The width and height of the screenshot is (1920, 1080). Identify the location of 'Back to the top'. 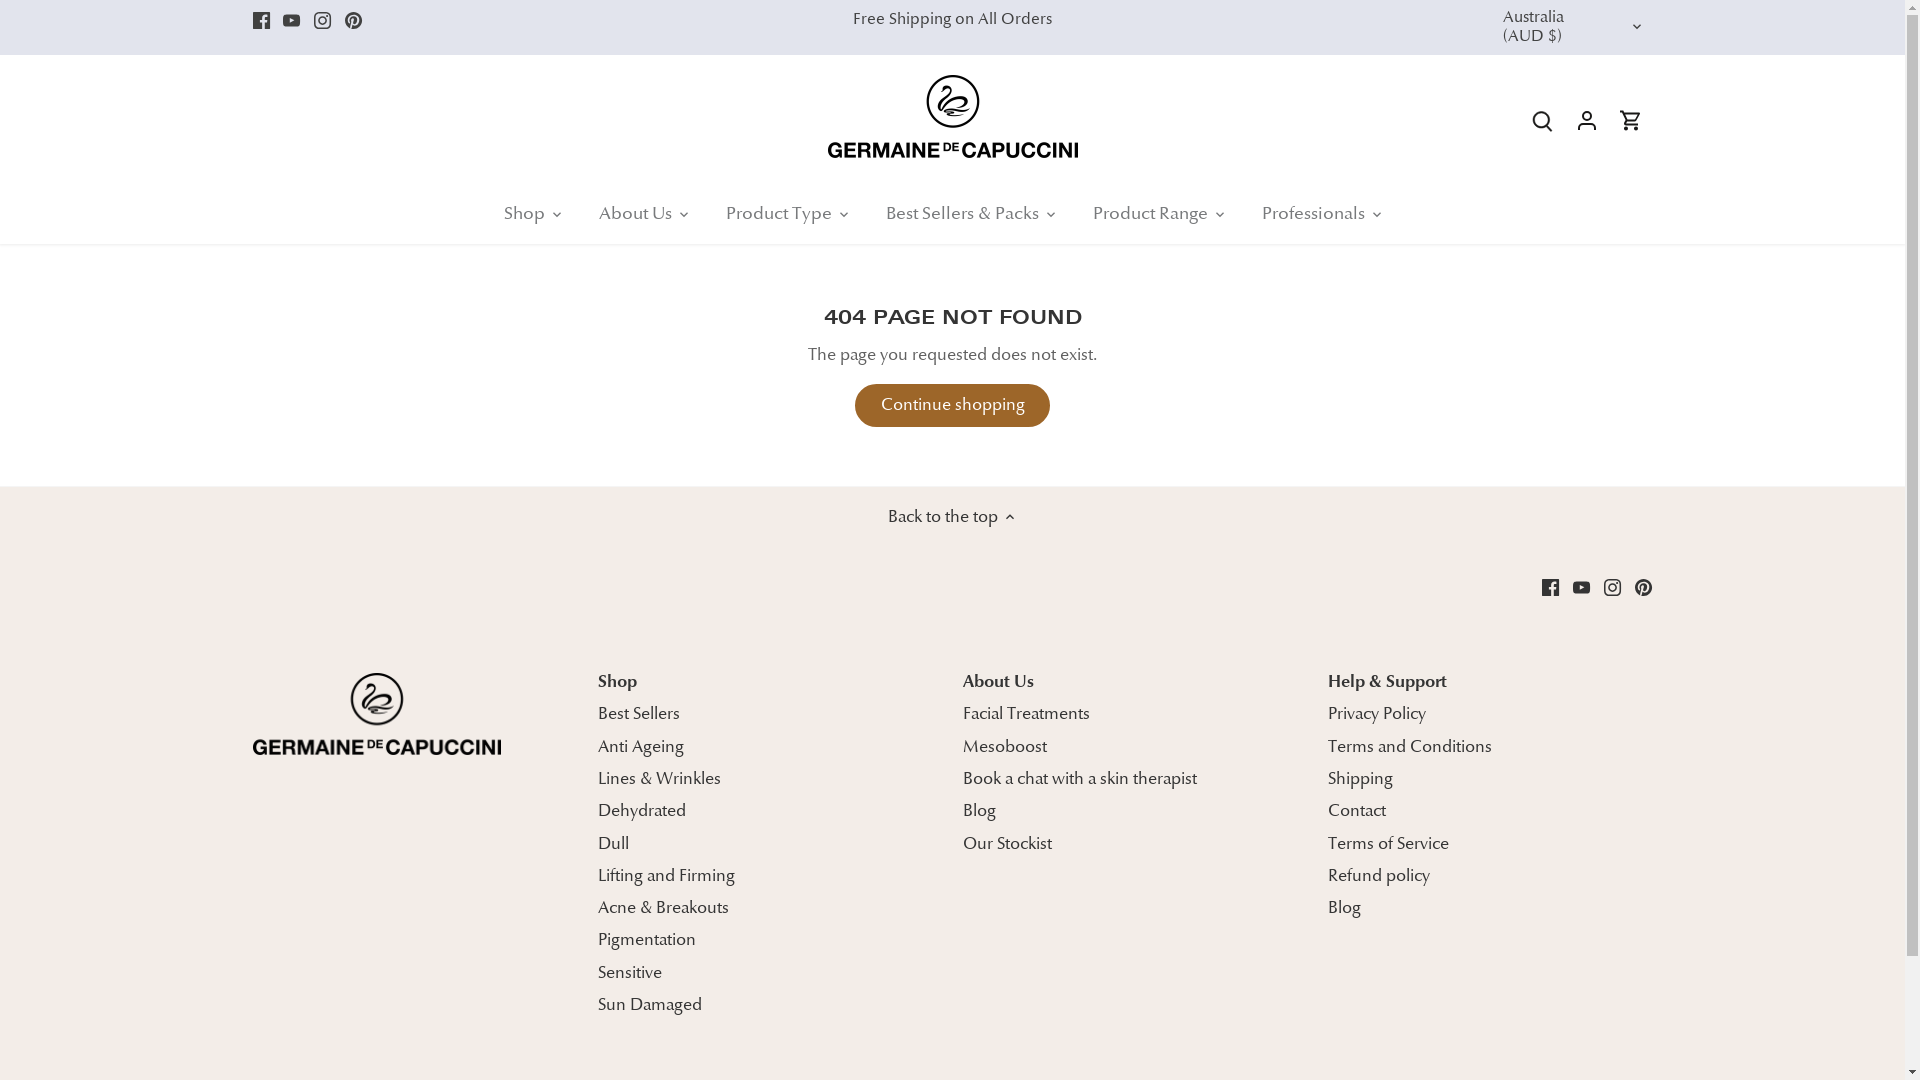
(887, 515).